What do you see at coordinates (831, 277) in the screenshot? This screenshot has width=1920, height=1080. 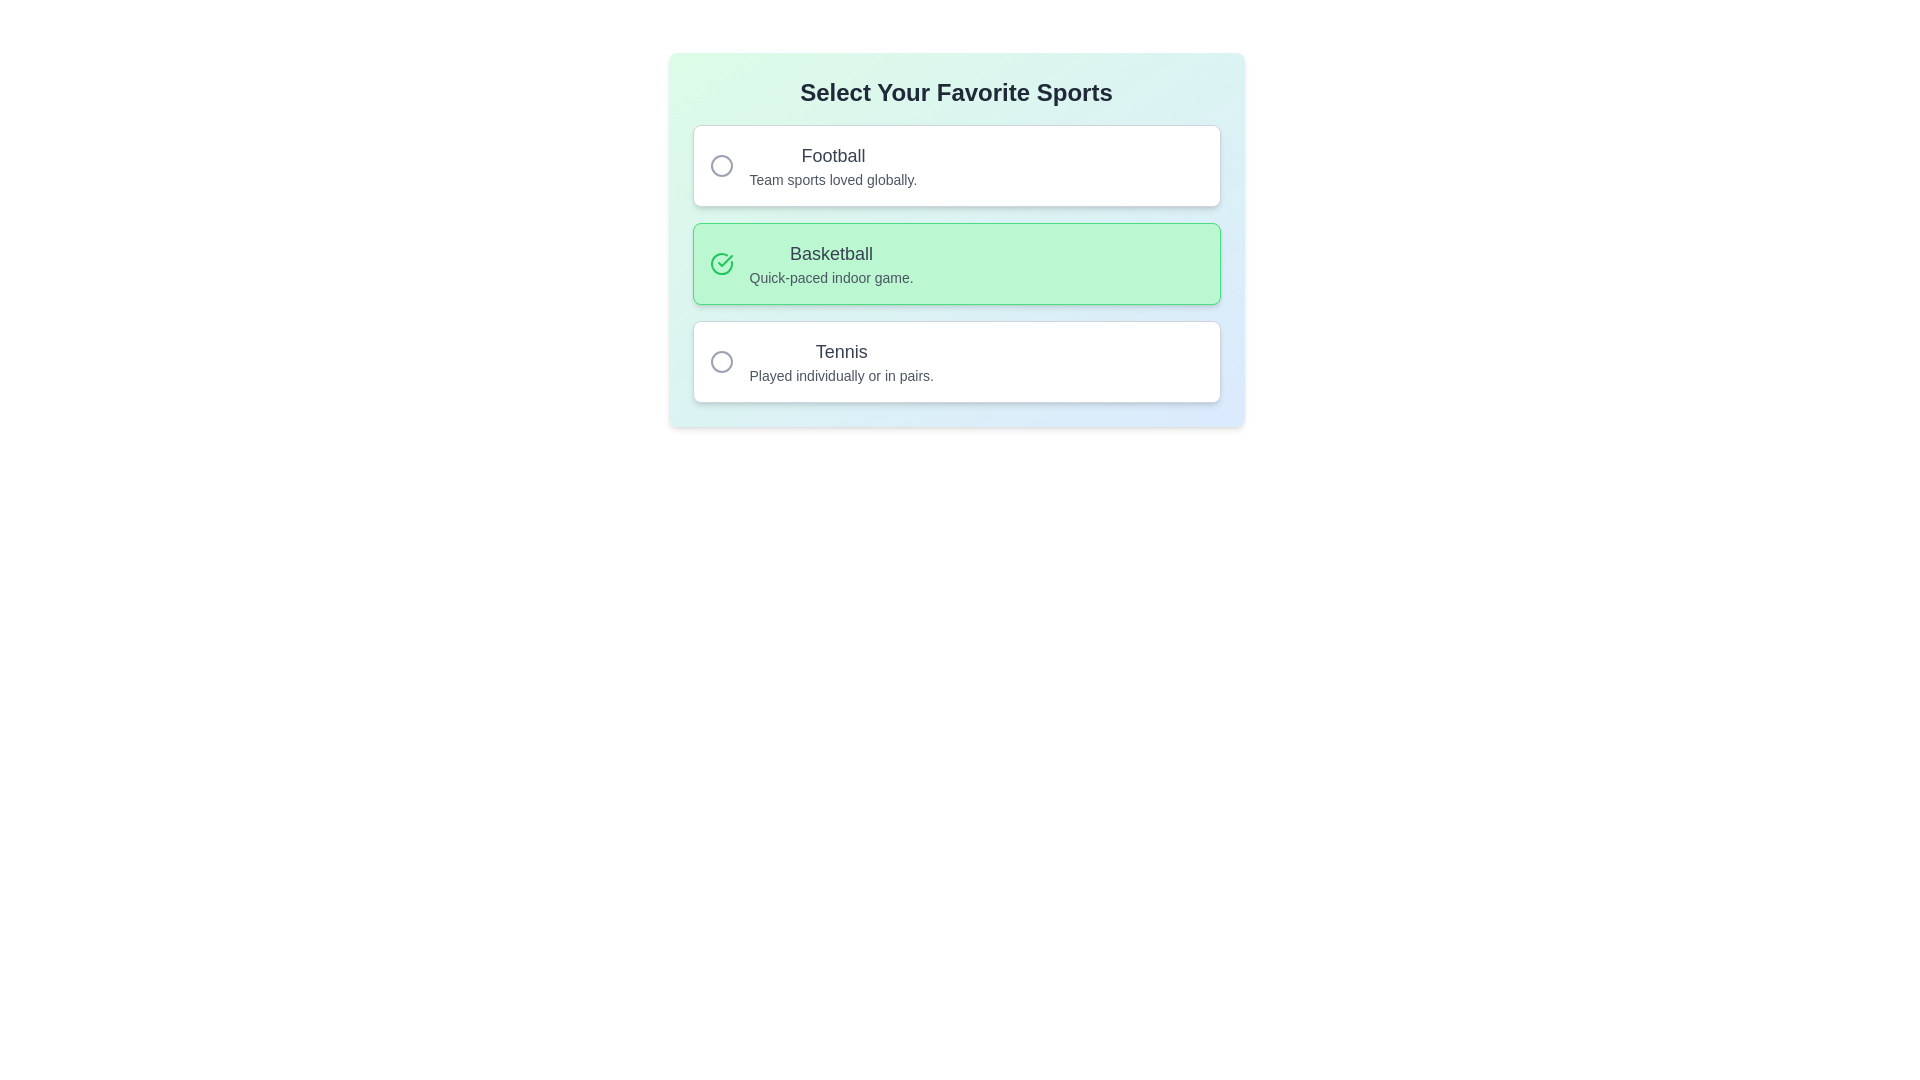 I see `the descriptive text element located below the 'Basketball' label to provide context about the choice labeled 'Basketball'` at bounding box center [831, 277].